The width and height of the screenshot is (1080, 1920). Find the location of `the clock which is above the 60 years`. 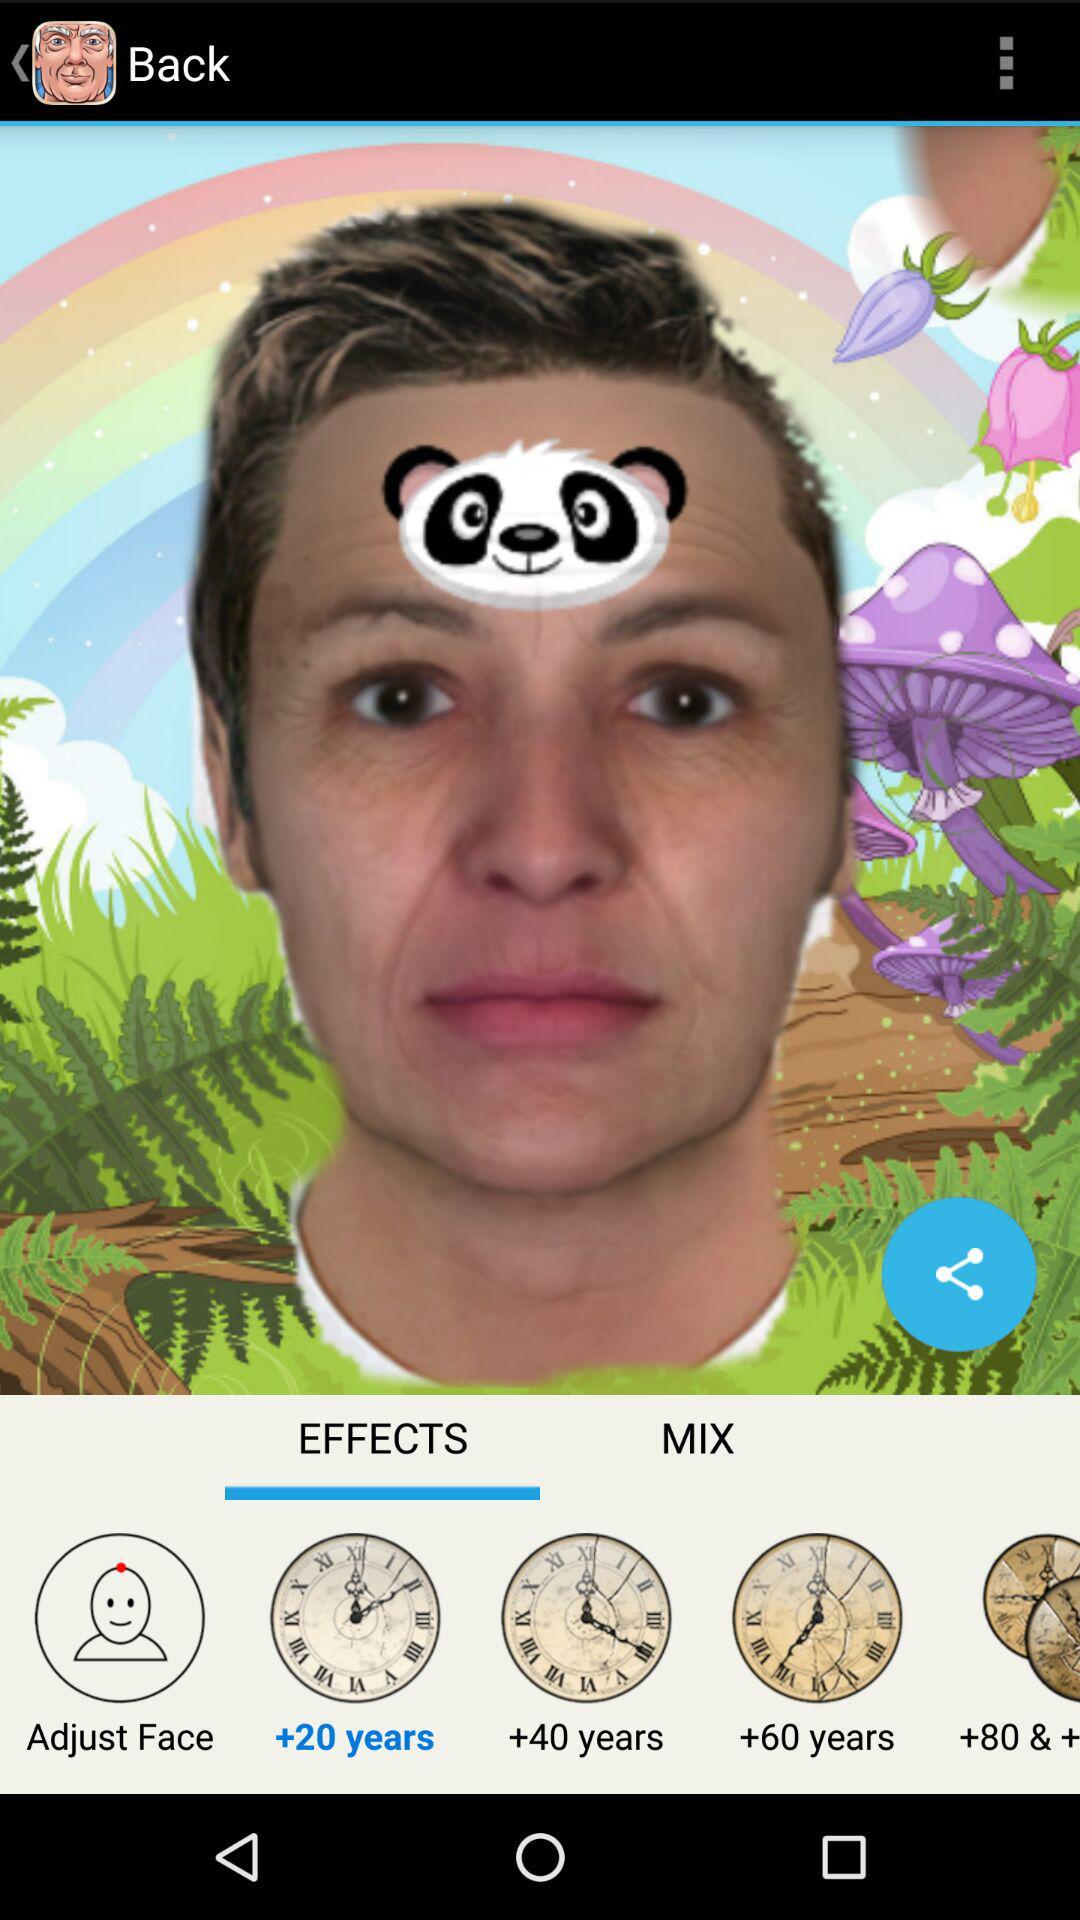

the clock which is above the 60 years is located at coordinates (817, 1622).